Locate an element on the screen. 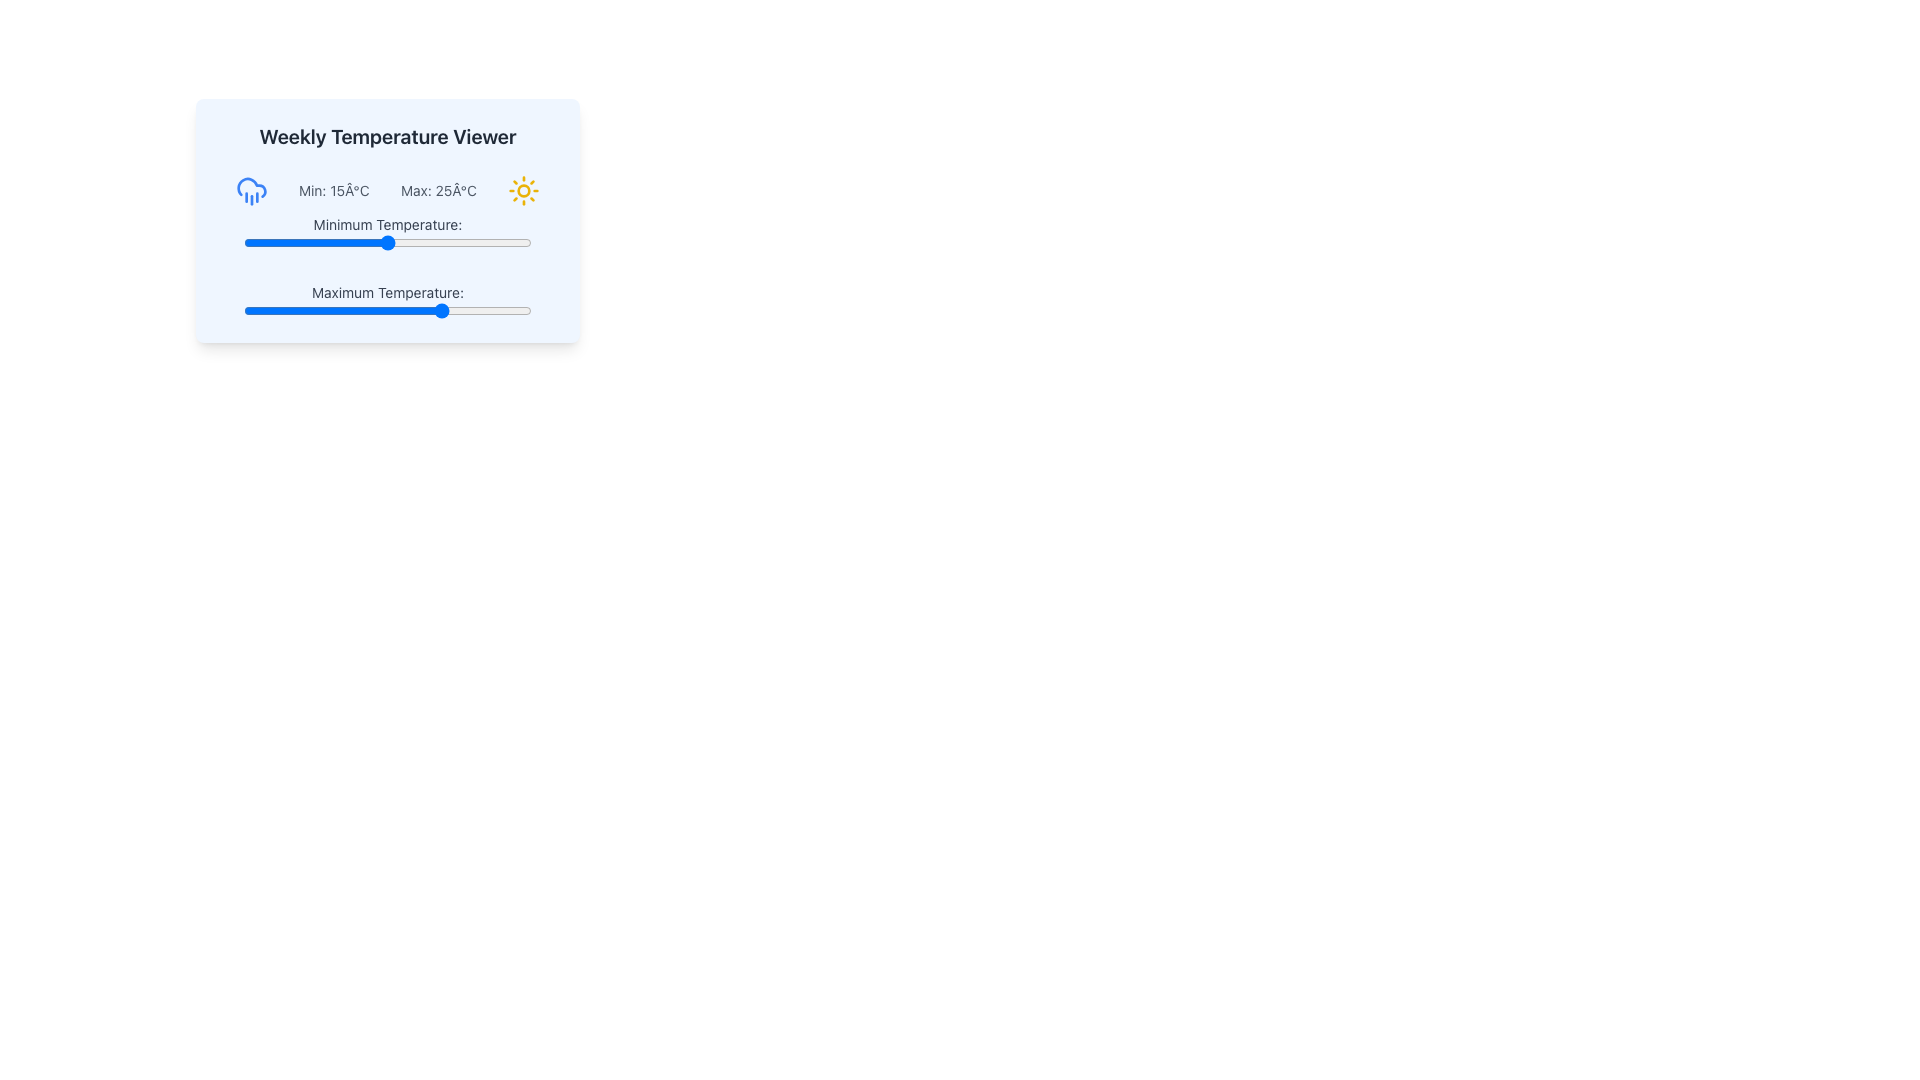 The image size is (1920, 1080). the blue cloud with raindrops icon, which is the leftmost icon in the 'Weekly Temperature Viewer' card, adjacent to 'Min: 15°C' is located at coordinates (250, 191).